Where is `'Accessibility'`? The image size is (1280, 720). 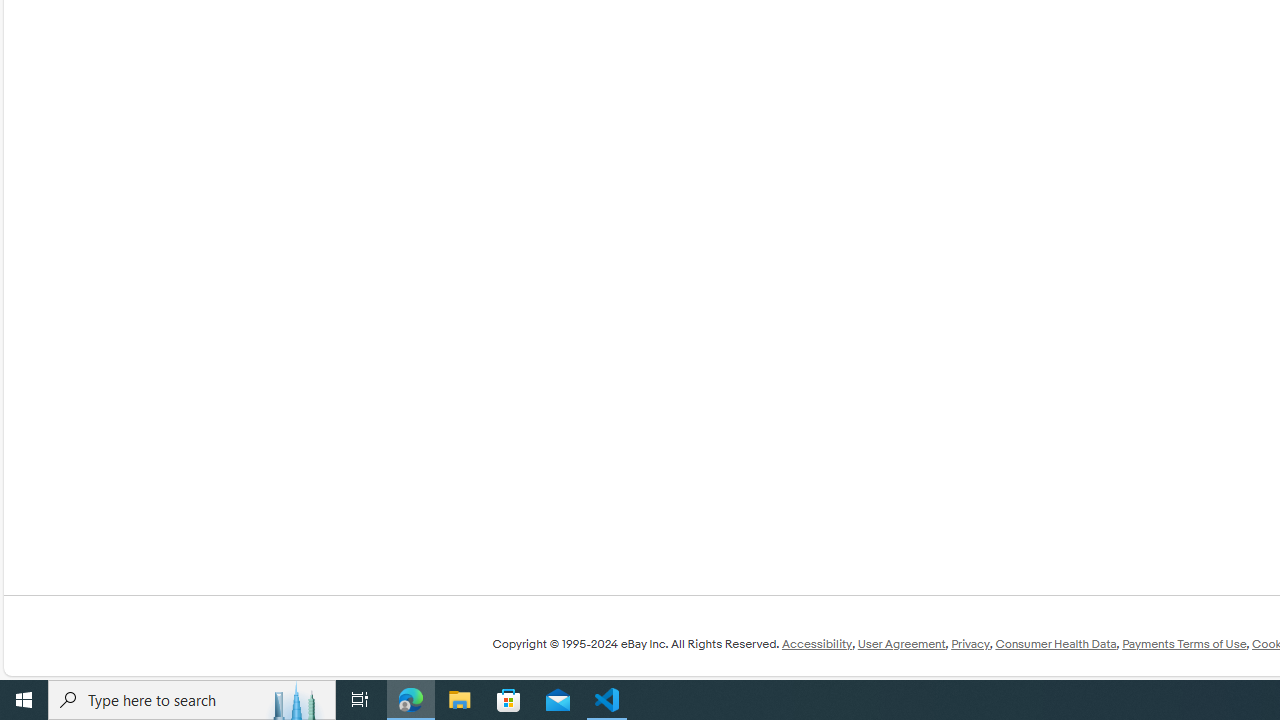 'Accessibility' is located at coordinates (816, 644).